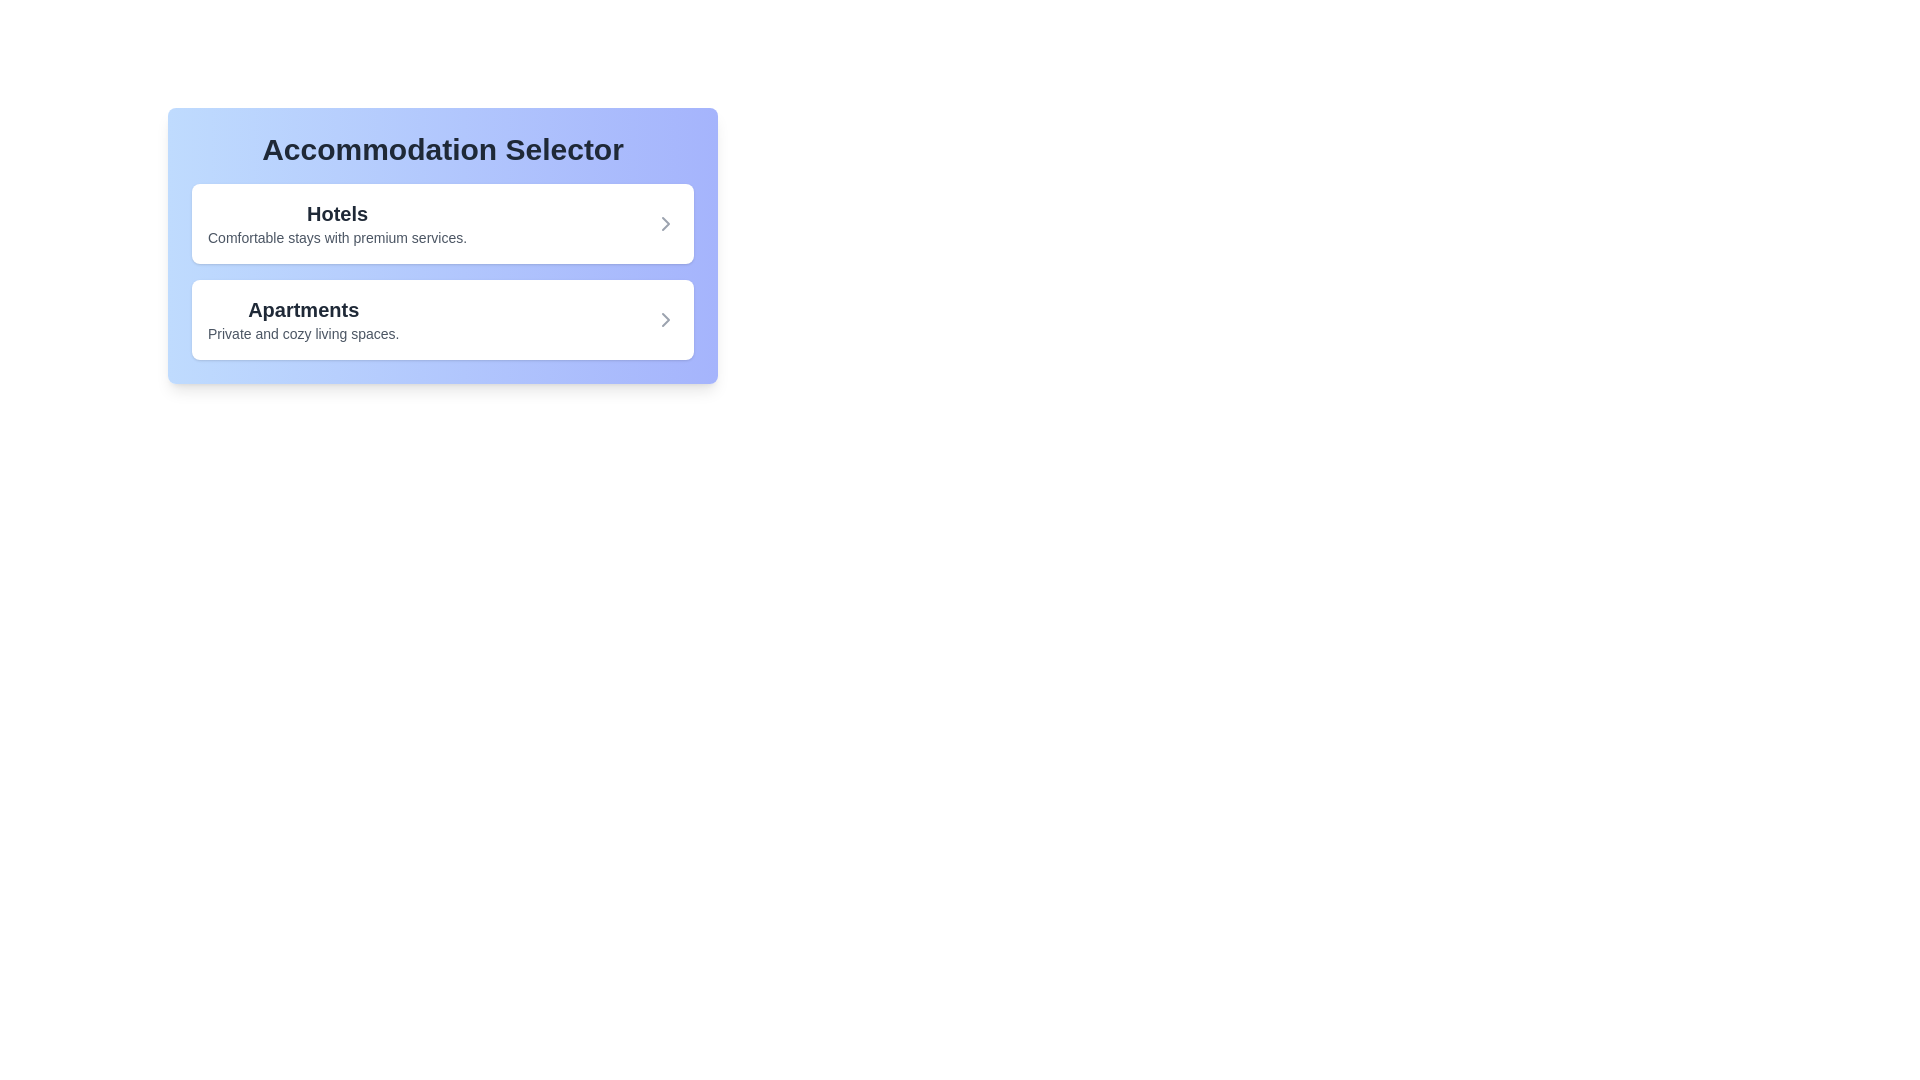  What do you see at coordinates (666, 223) in the screenshot?
I see `the chevron icon located at the far right of the 'Hotels' section, adjacent to the text 'Comfortable stays with premium services,'` at bounding box center [666, 223].